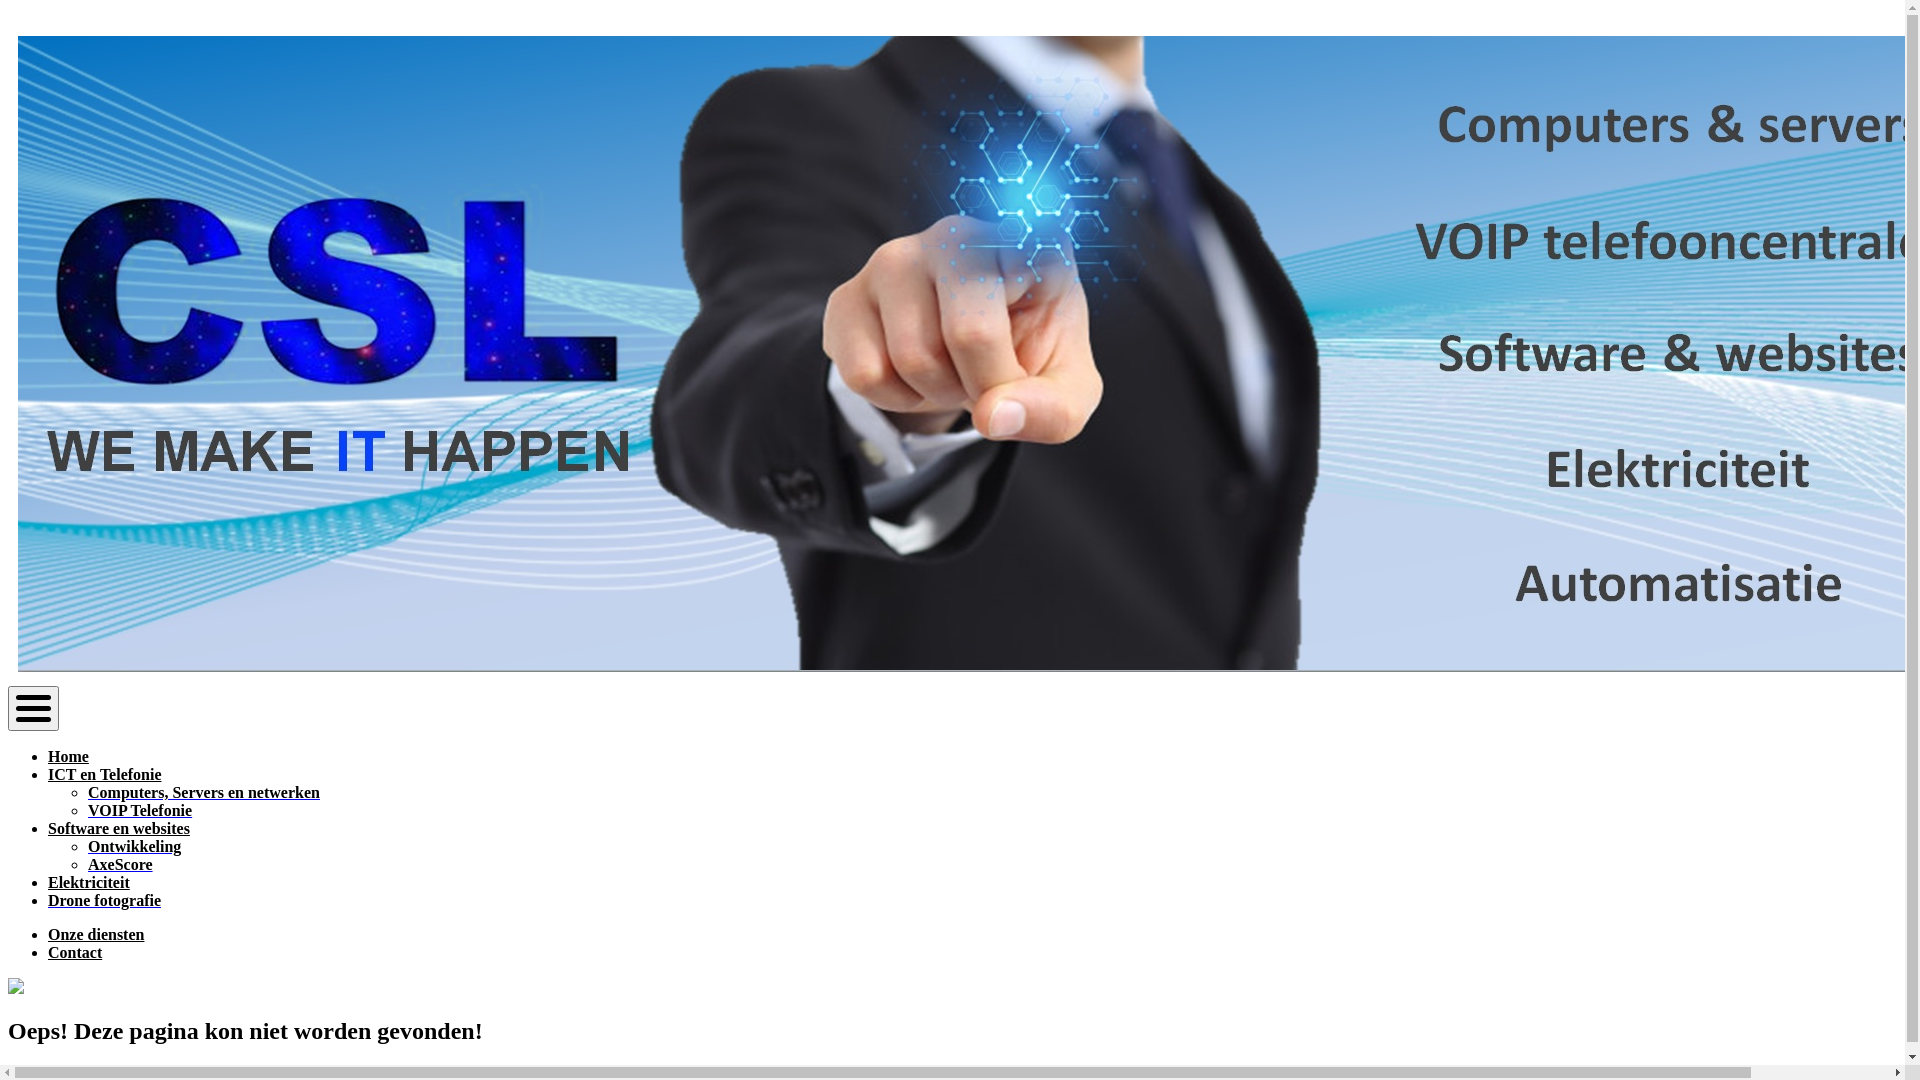 The image size is (1920, 1080). What do you see at coordinates (88, 881) in the screenshot?
I see `'Elektriciteit'` at bounding box center [88, 881].